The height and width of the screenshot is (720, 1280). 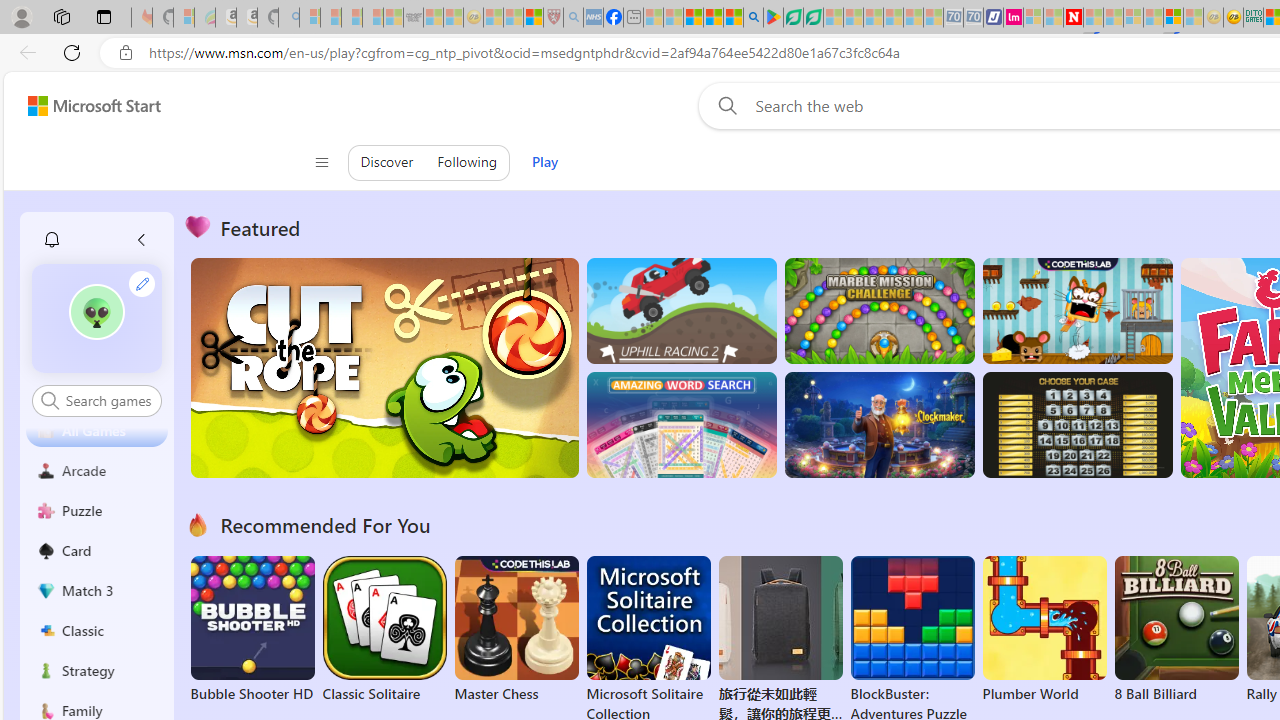 What do you see at coordinates (681, 311) in the screenshot?
I see `'Up Hill Racing 2'` at bounding box center [681, 311].